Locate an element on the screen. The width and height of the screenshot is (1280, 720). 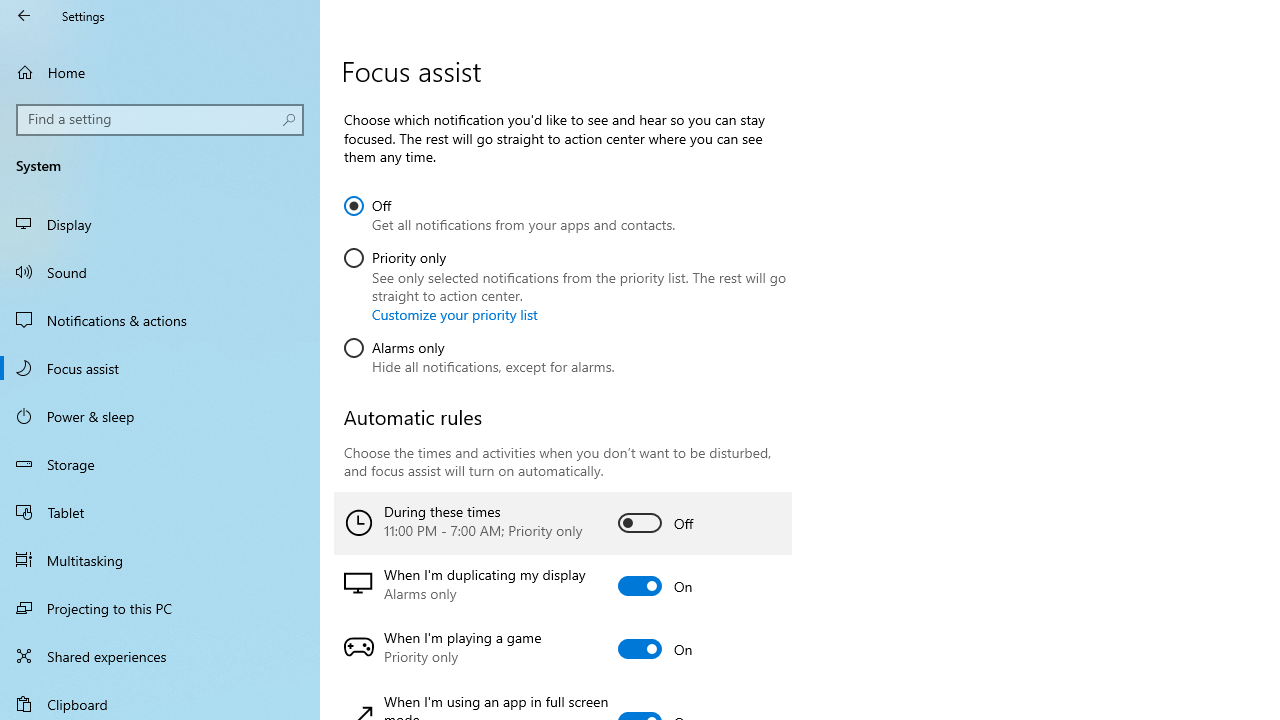
'Storage' is located at coordinates (160, 464).